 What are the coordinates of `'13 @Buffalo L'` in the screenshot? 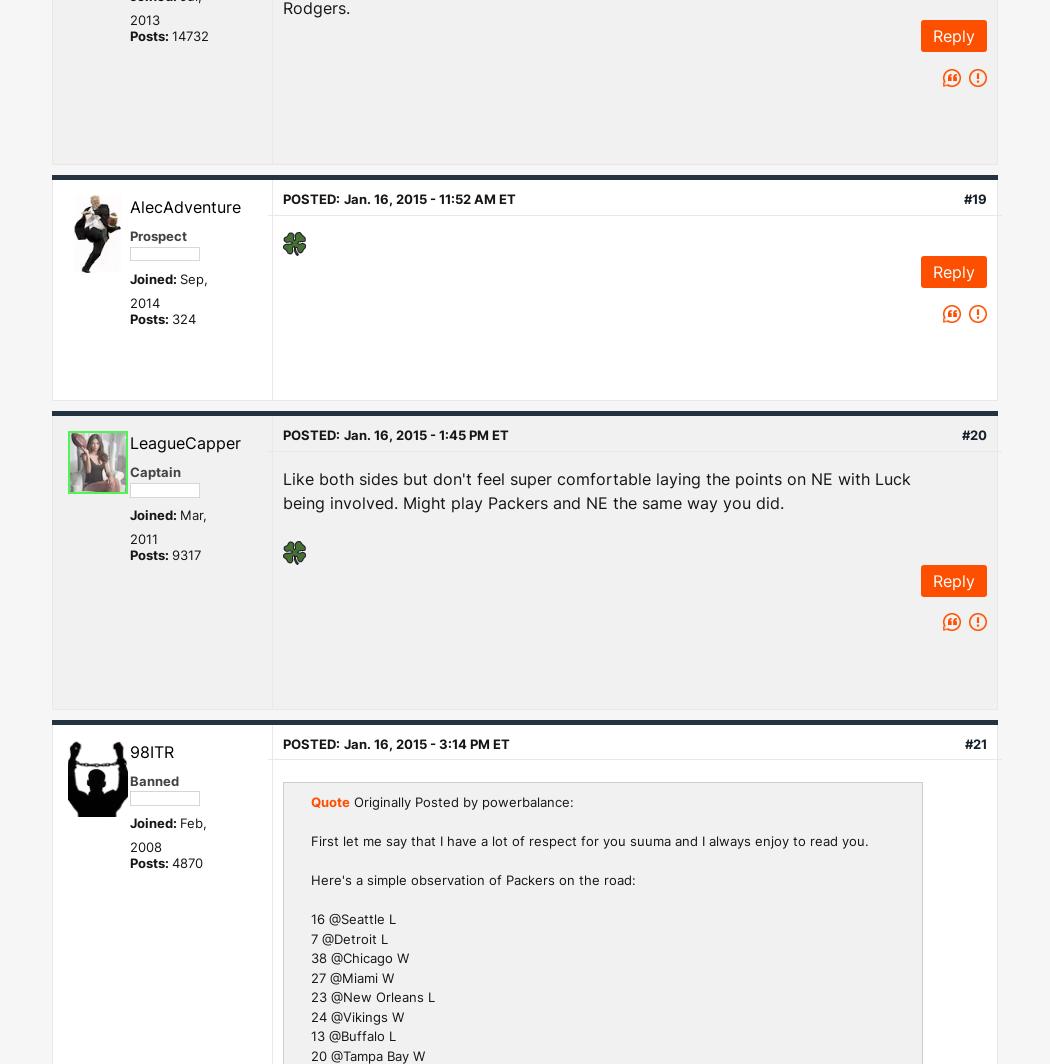 It's located at (352, 1036).